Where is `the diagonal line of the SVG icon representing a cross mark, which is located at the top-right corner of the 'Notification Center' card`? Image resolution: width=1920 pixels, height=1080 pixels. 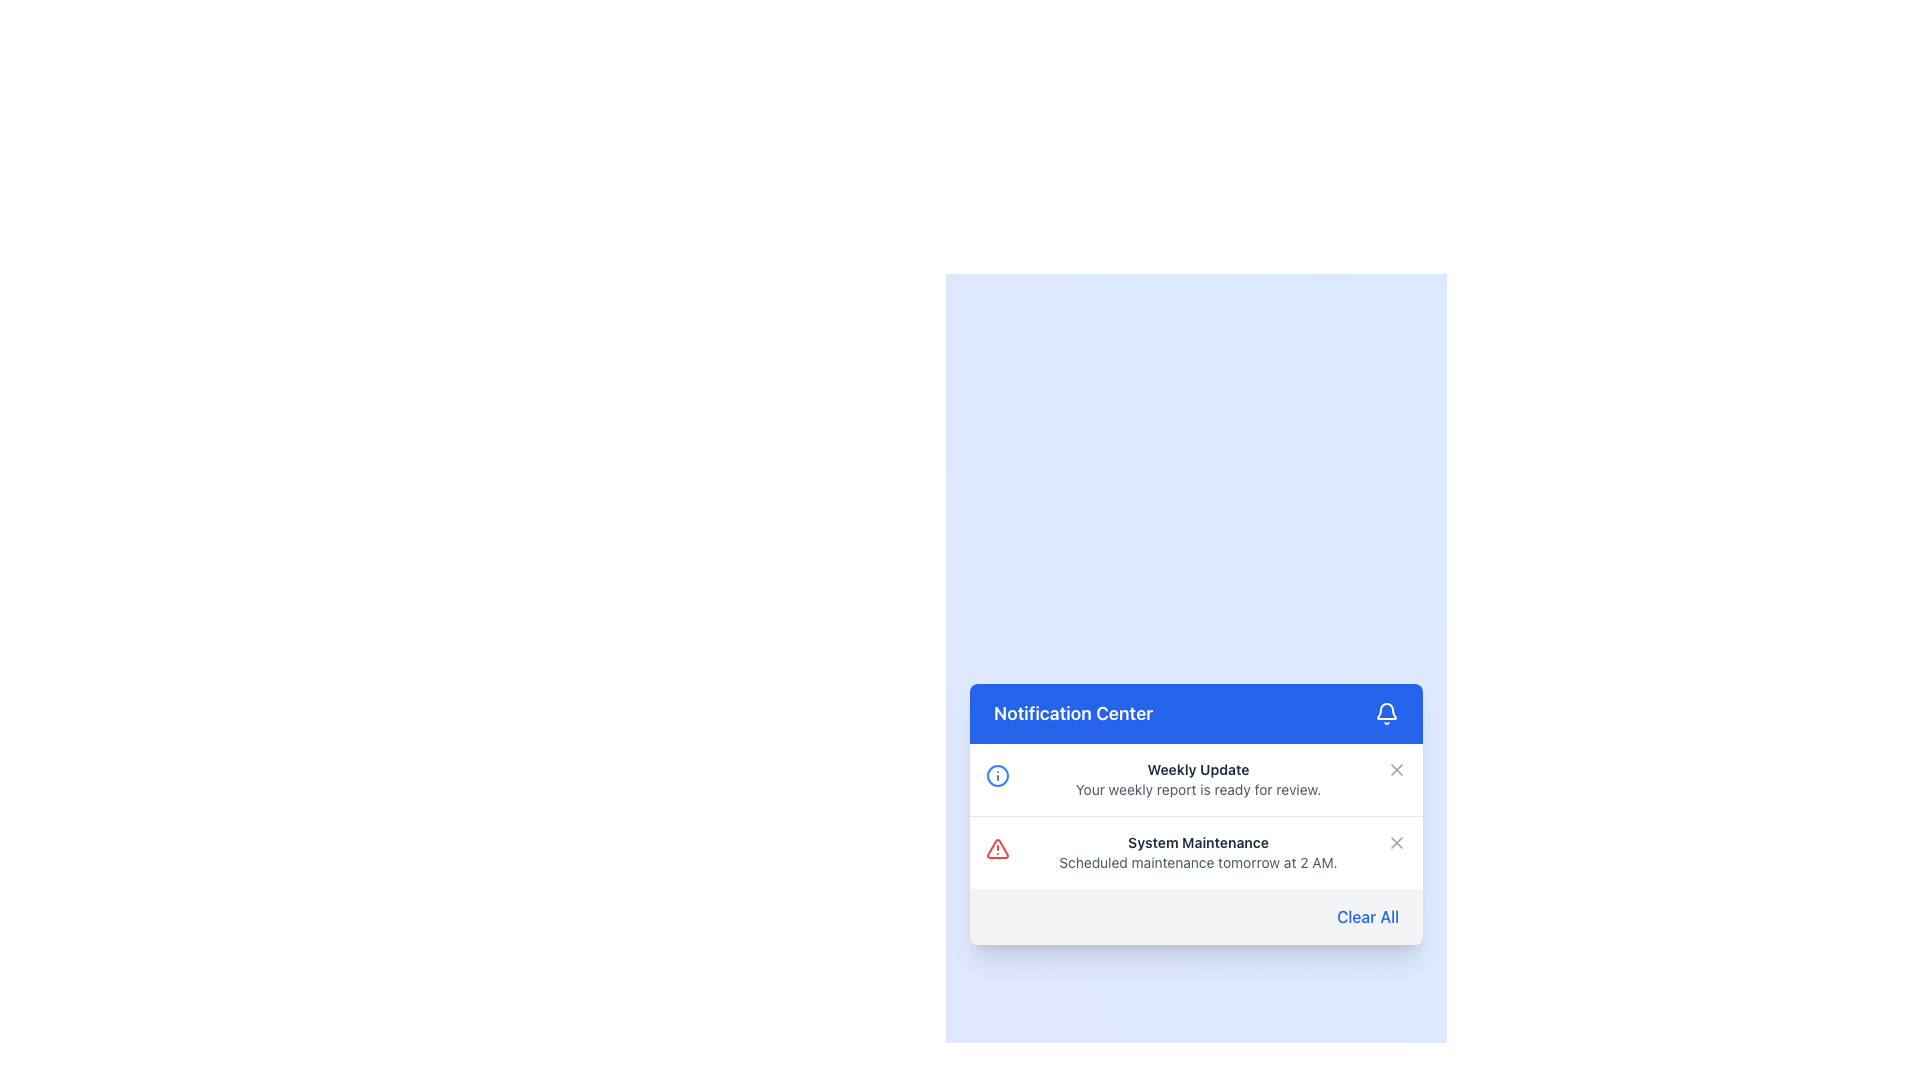
the diagonal line of the SVG icon representing a cross mark, which is located at the top-right corner of the 'Notification Center' card is located at coordinates (1395, 842).